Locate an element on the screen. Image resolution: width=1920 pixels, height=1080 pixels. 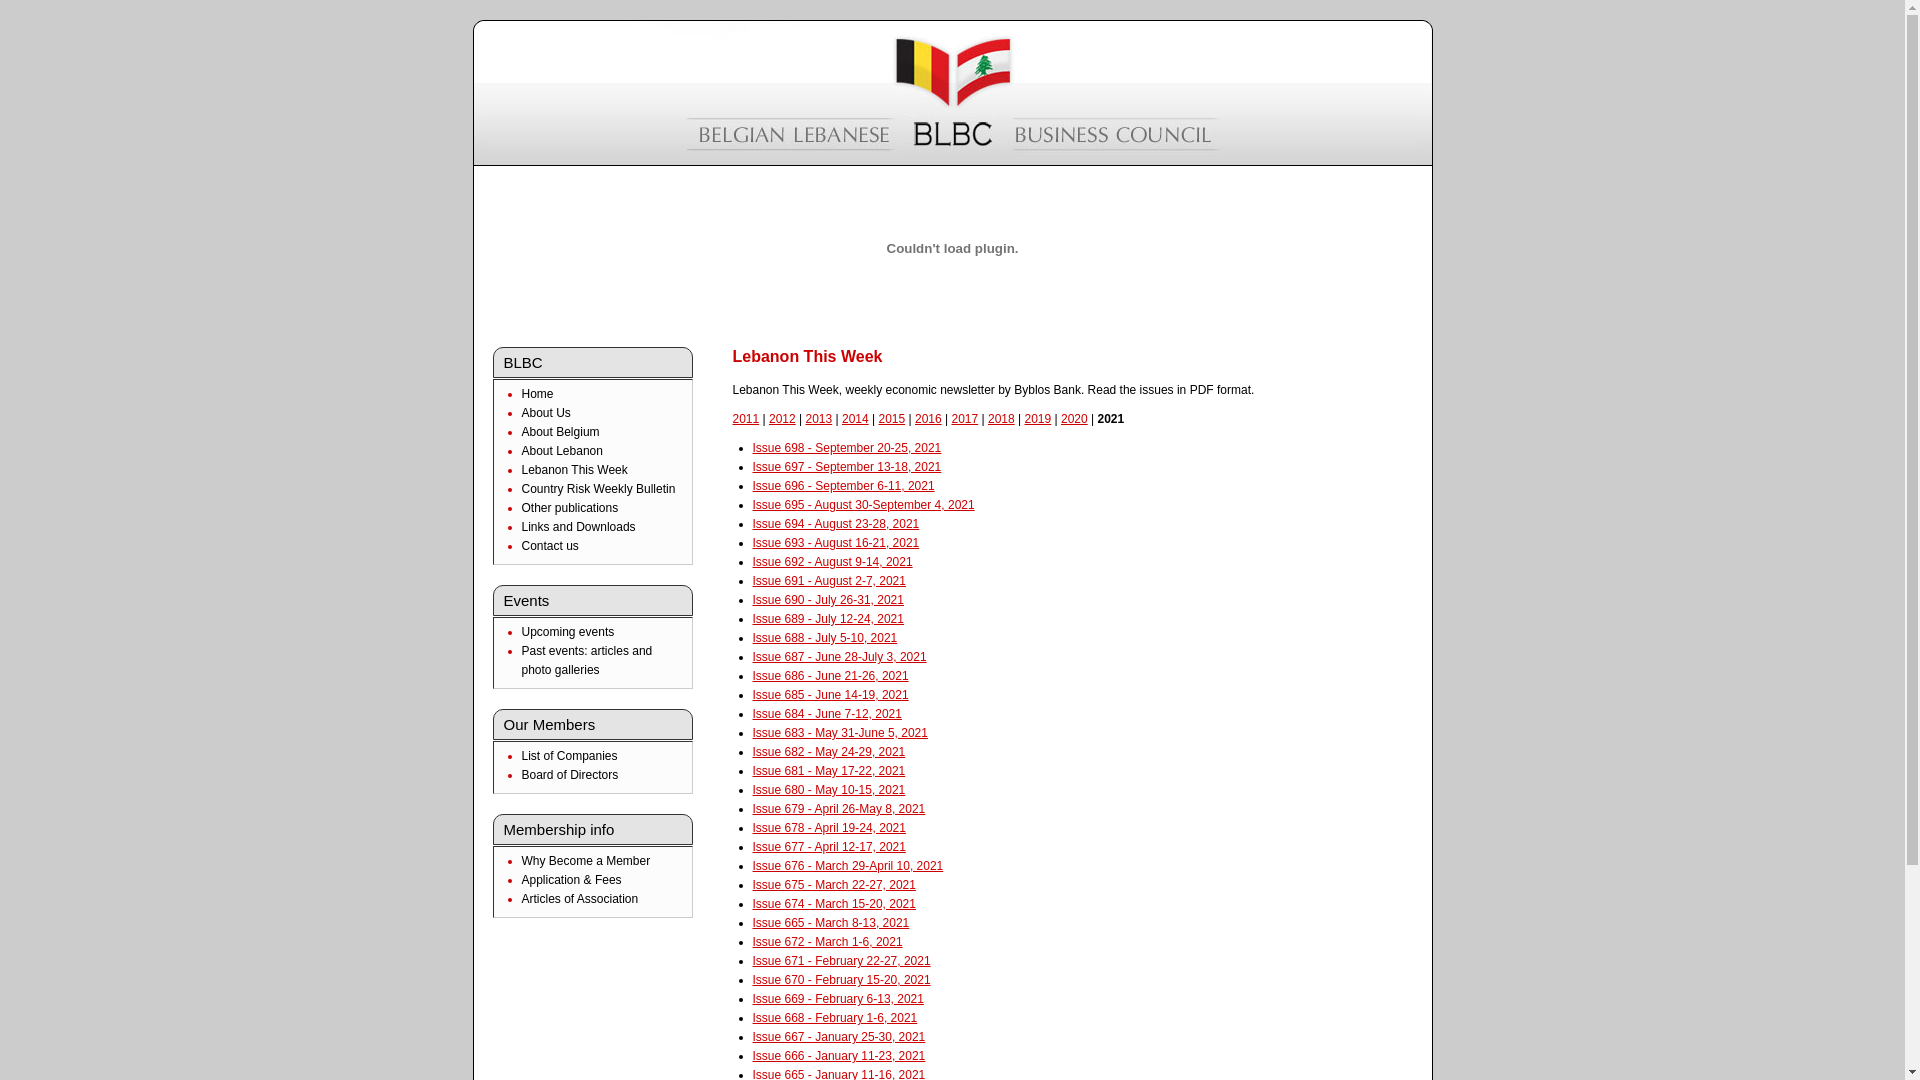
'Issue 680 - May 10-15, 2021' is located at coordinates (828, 789).